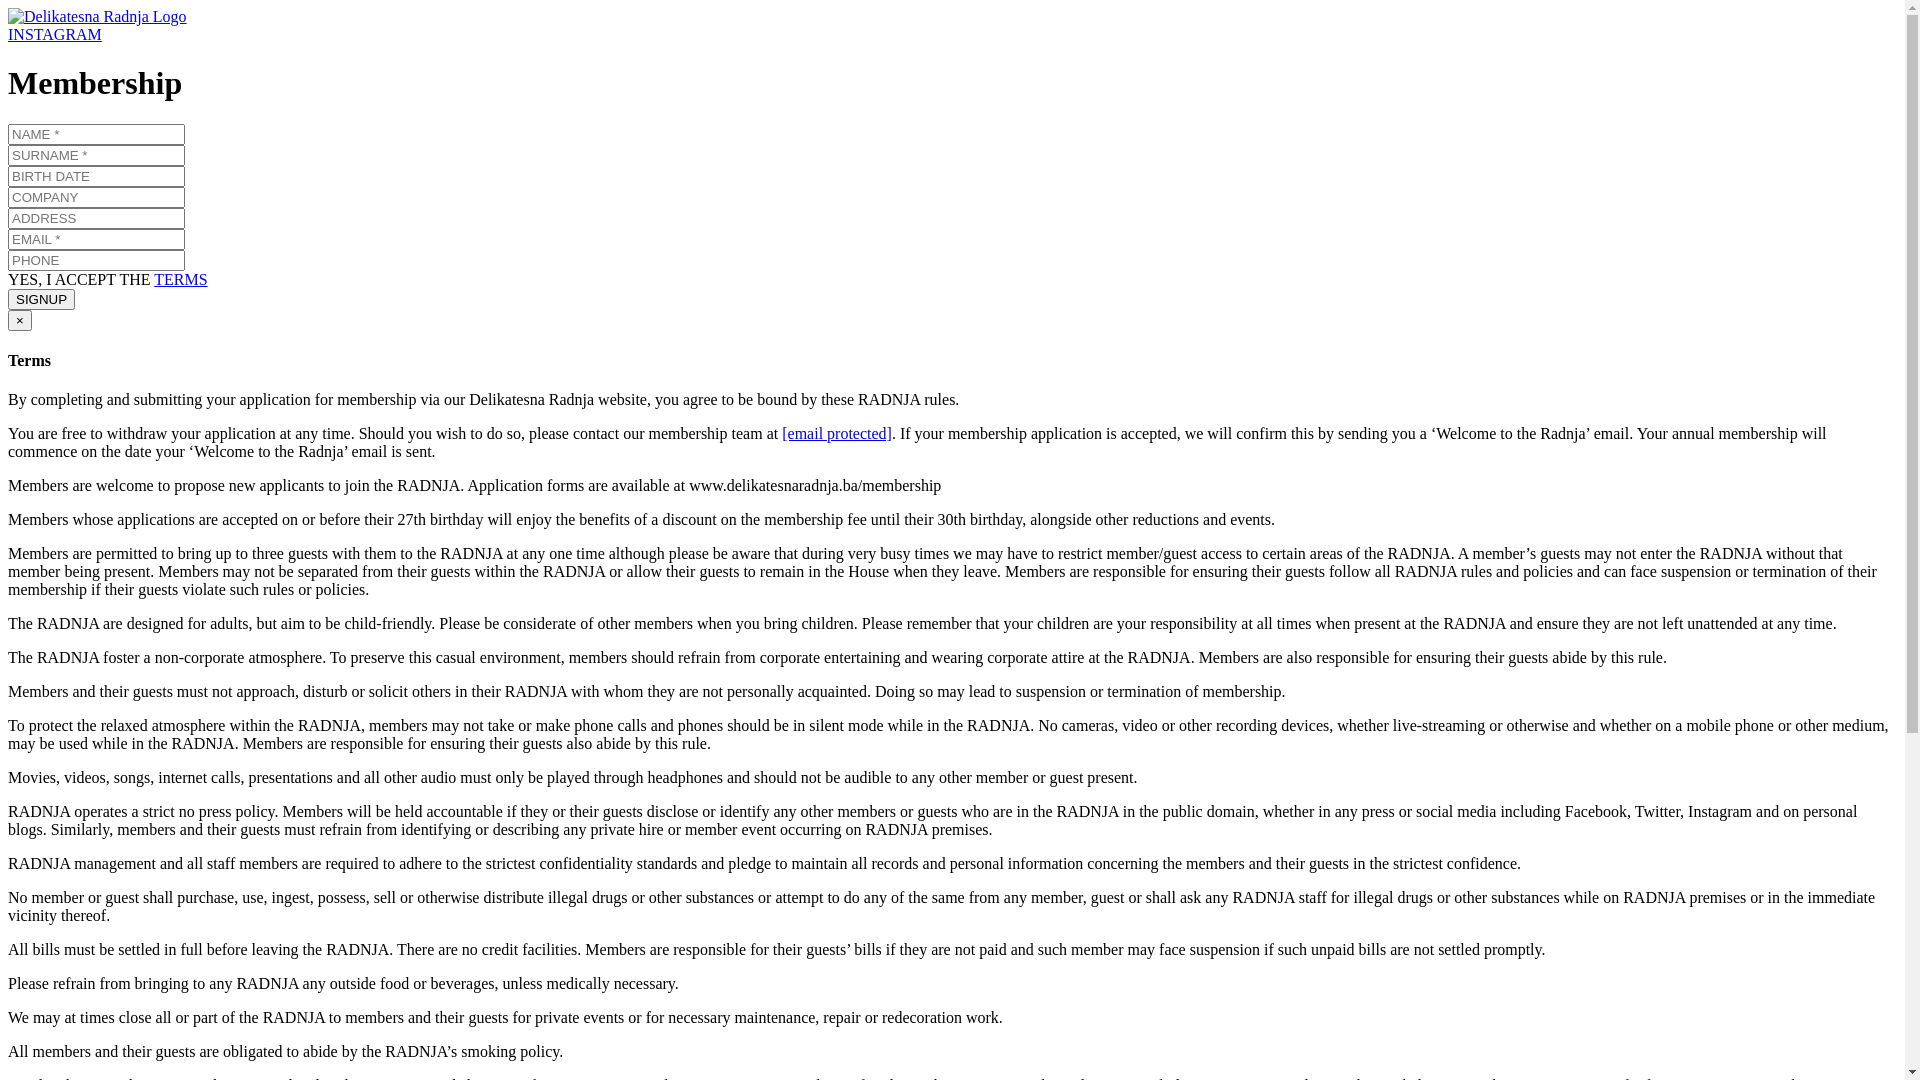 This screenshot has width=1920, height=1080. I want to click on 'TERMS', so click(152, 279).